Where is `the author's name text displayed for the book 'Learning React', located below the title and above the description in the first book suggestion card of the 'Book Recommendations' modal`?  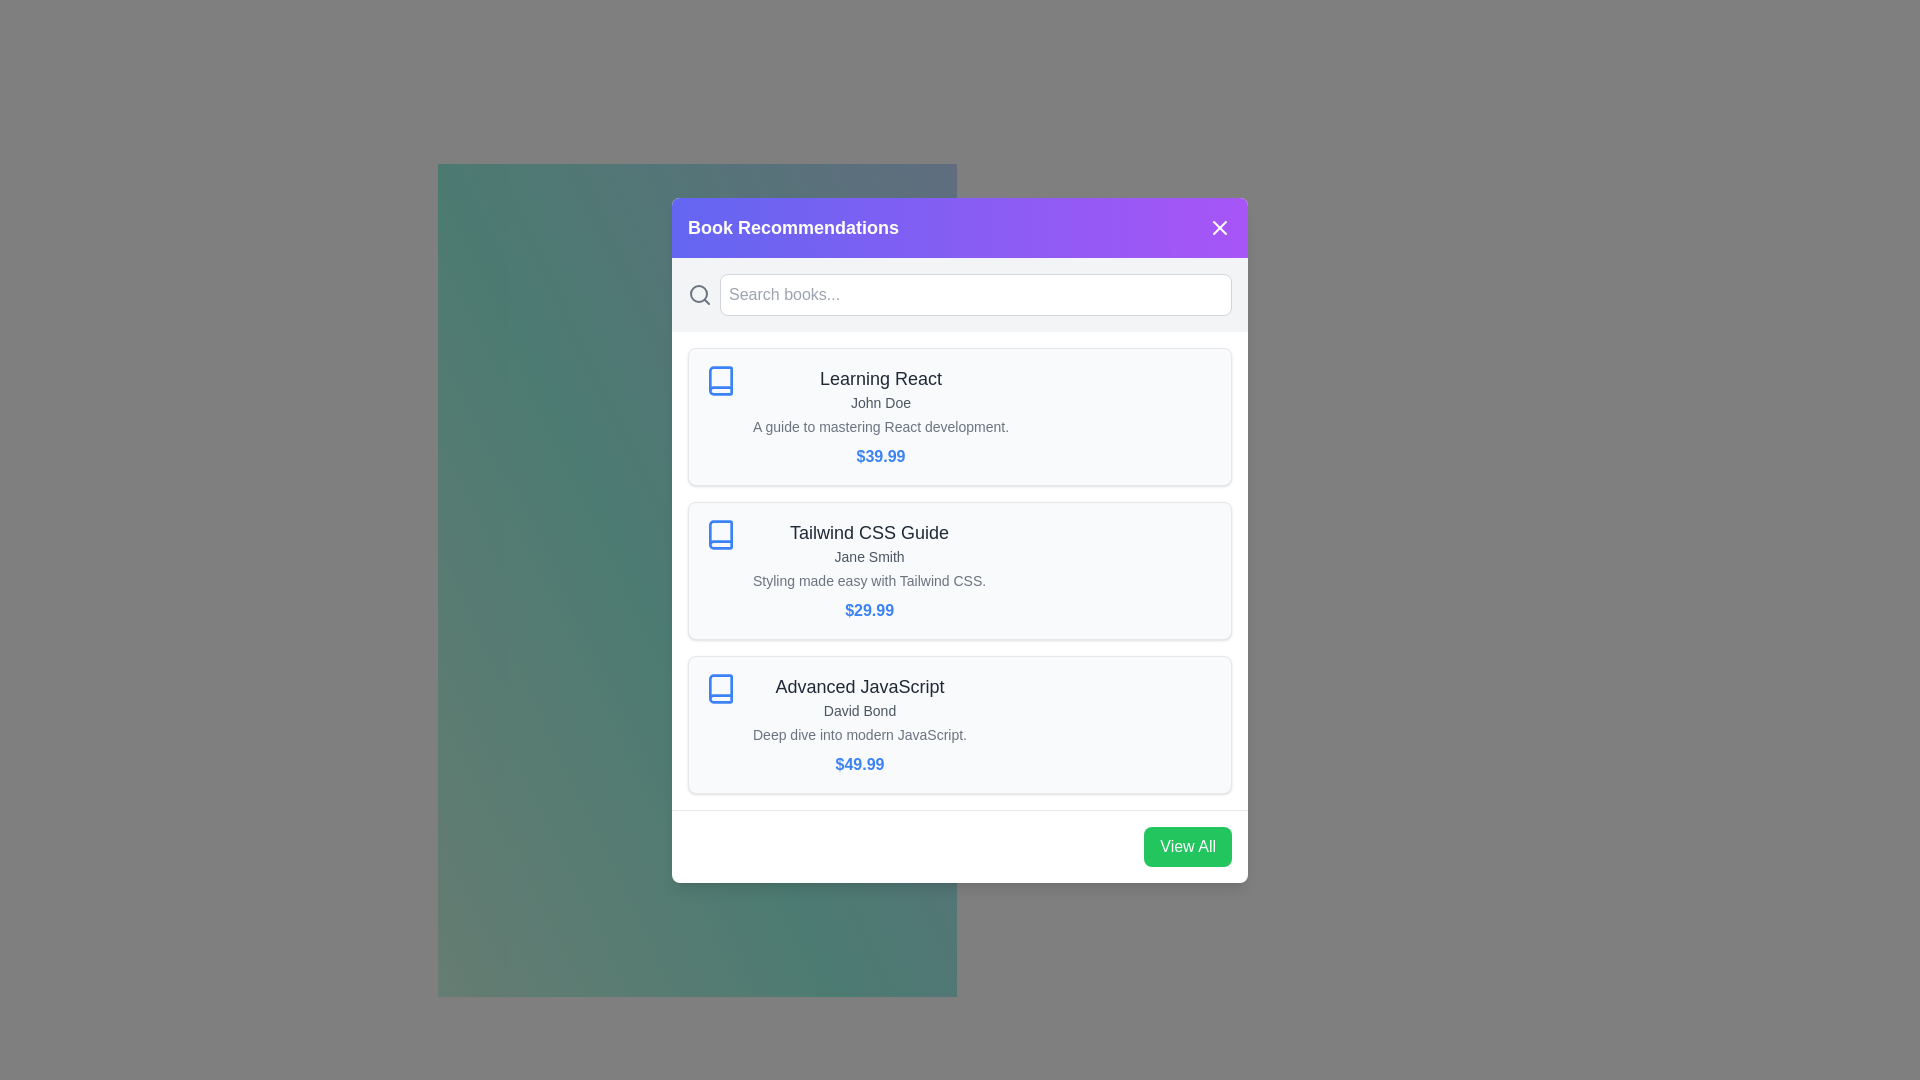
the author's name text displayed for the book 'Learning React', located below the title and above the description in the first book suggestion card of the 'Book Recommendations' modal is located at coordinates (880, 402).